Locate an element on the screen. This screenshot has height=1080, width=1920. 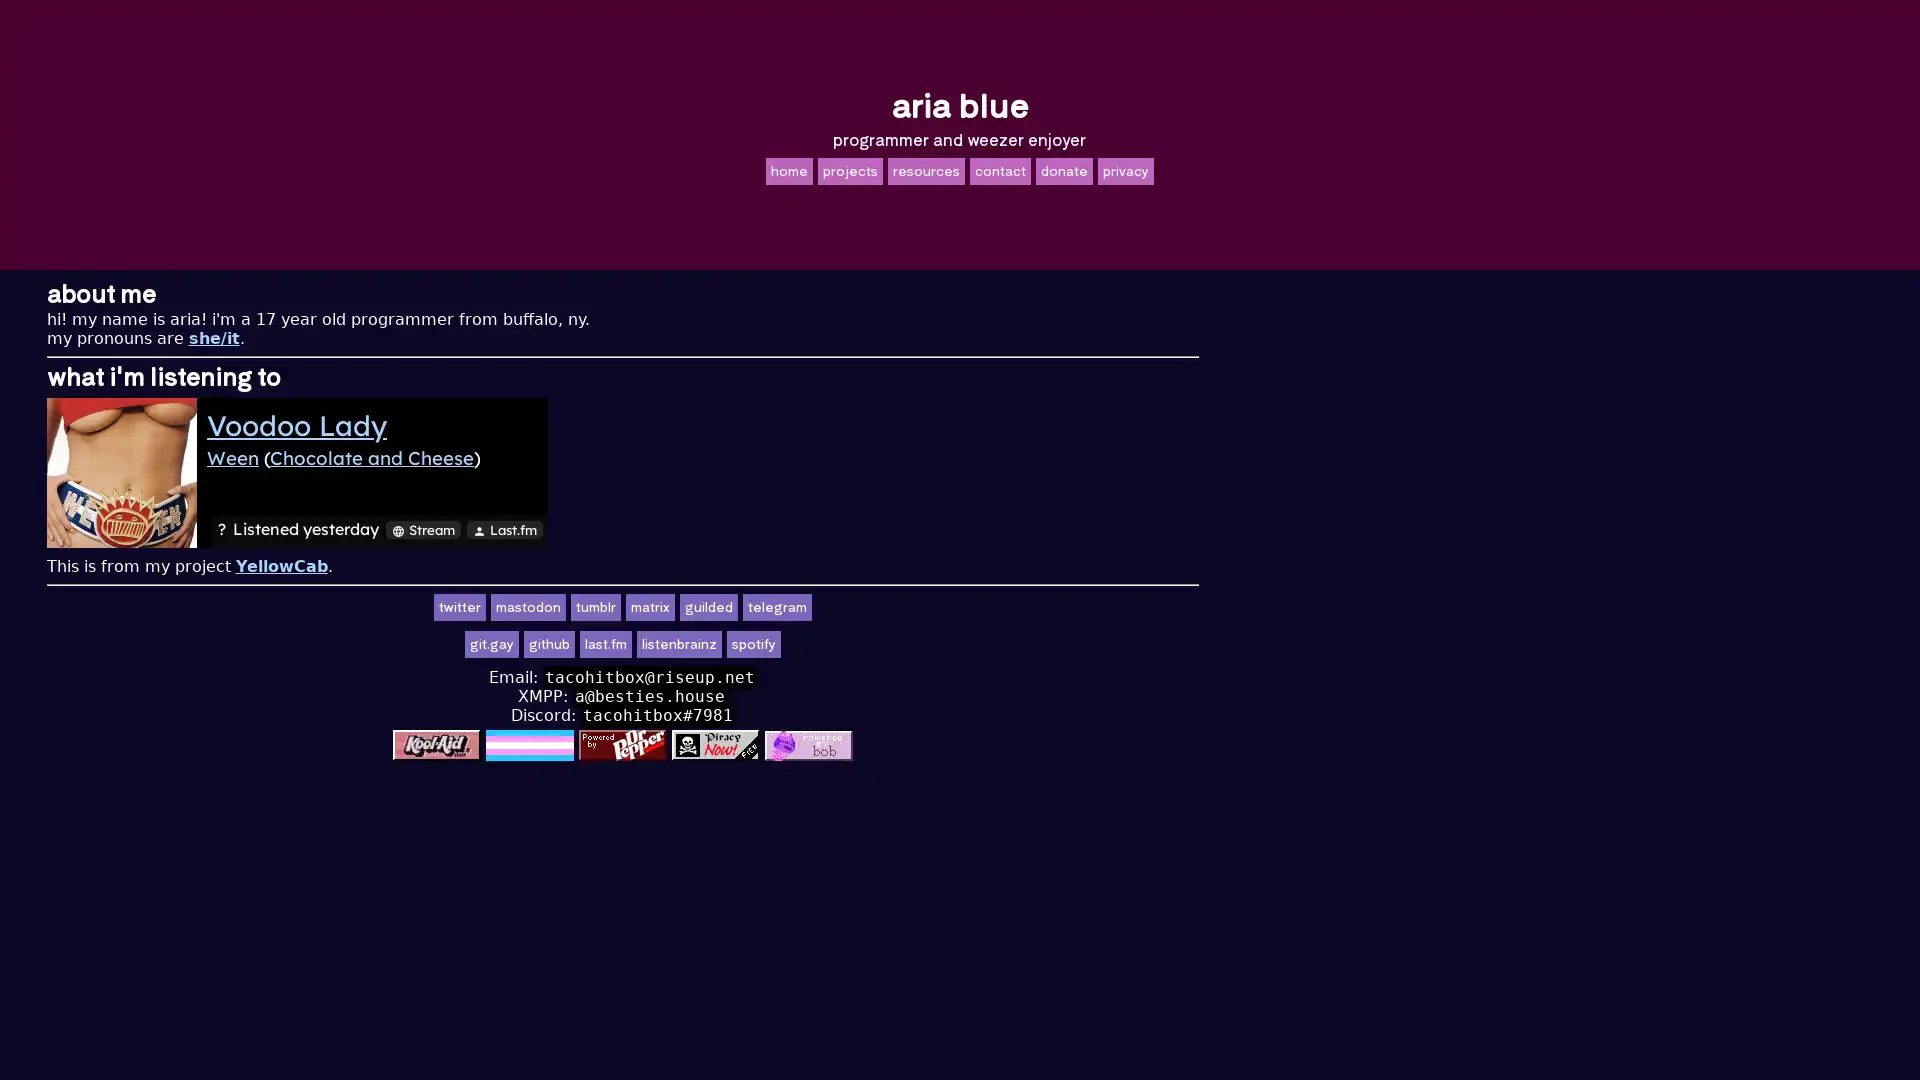
donate is located at coordinates (1062, 169).